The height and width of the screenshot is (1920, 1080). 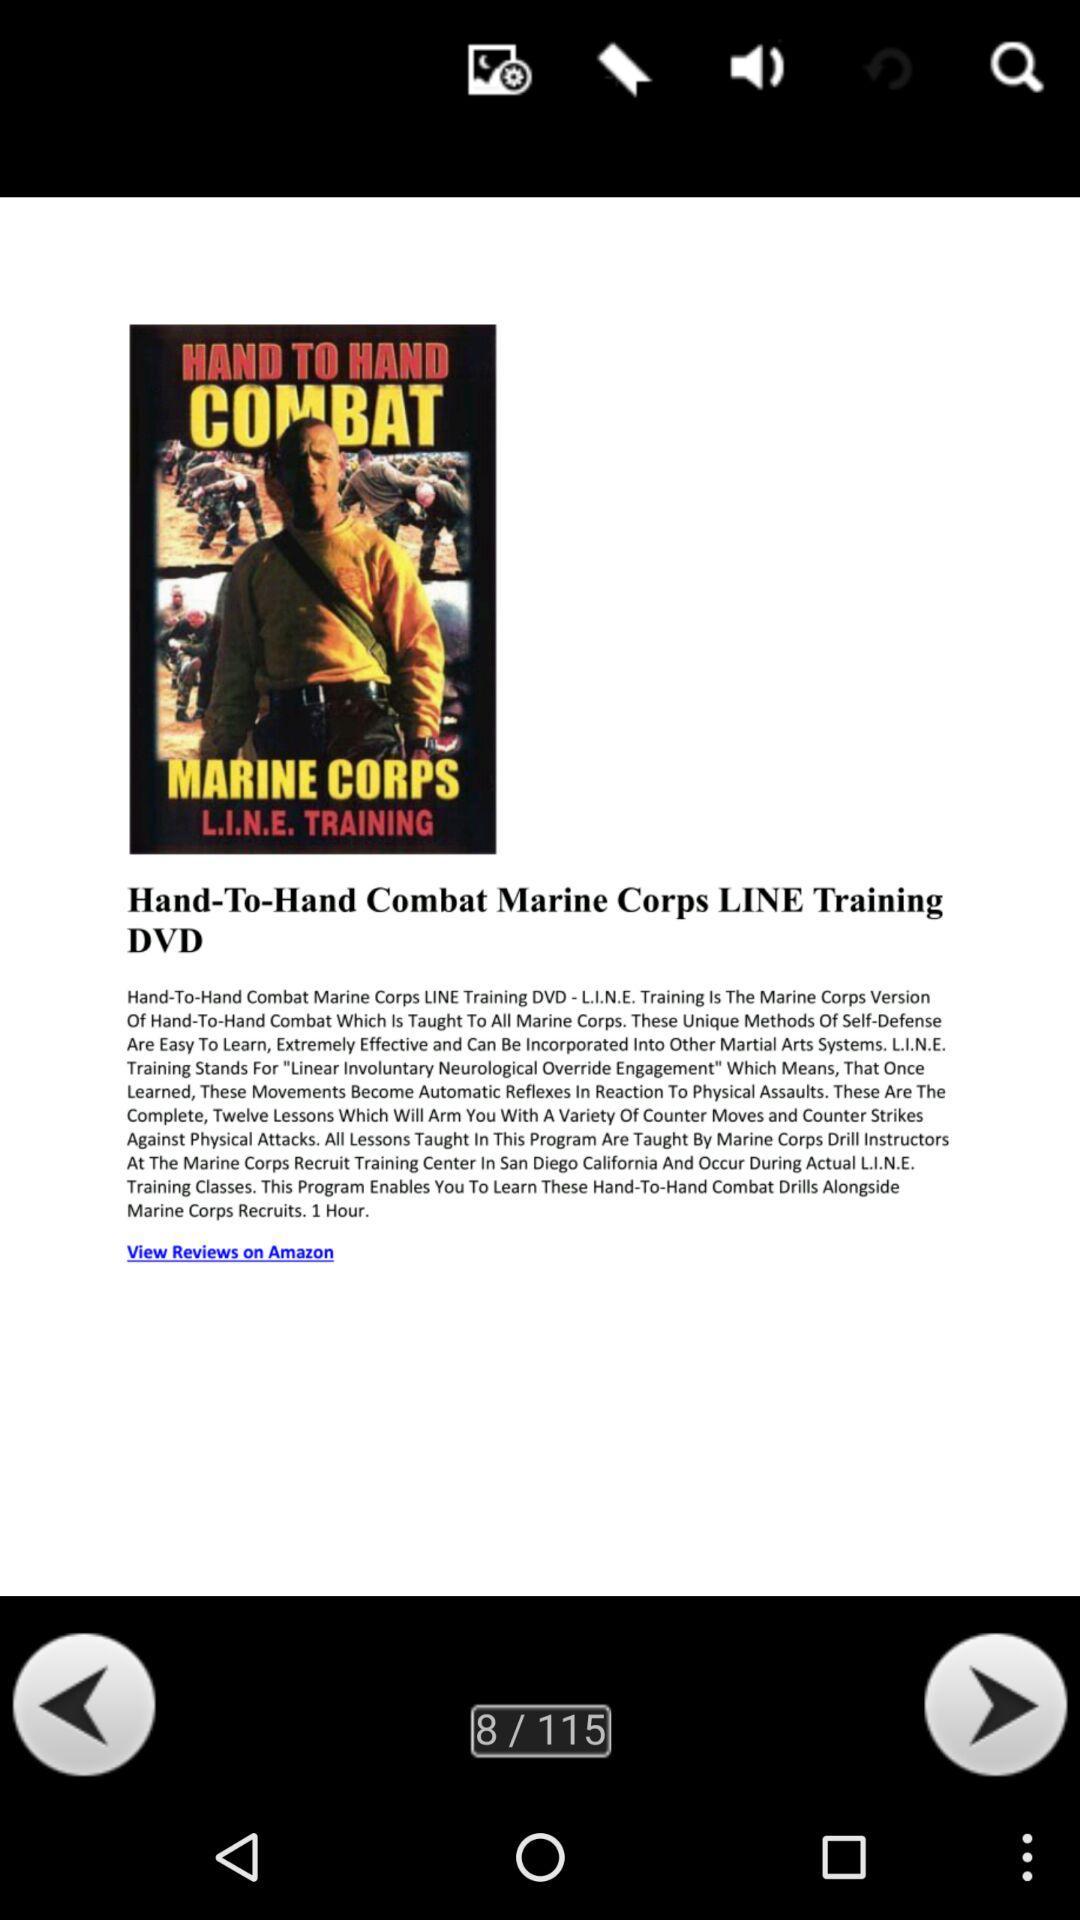 I want to click on the search icon, so click(x=1014, y=70).